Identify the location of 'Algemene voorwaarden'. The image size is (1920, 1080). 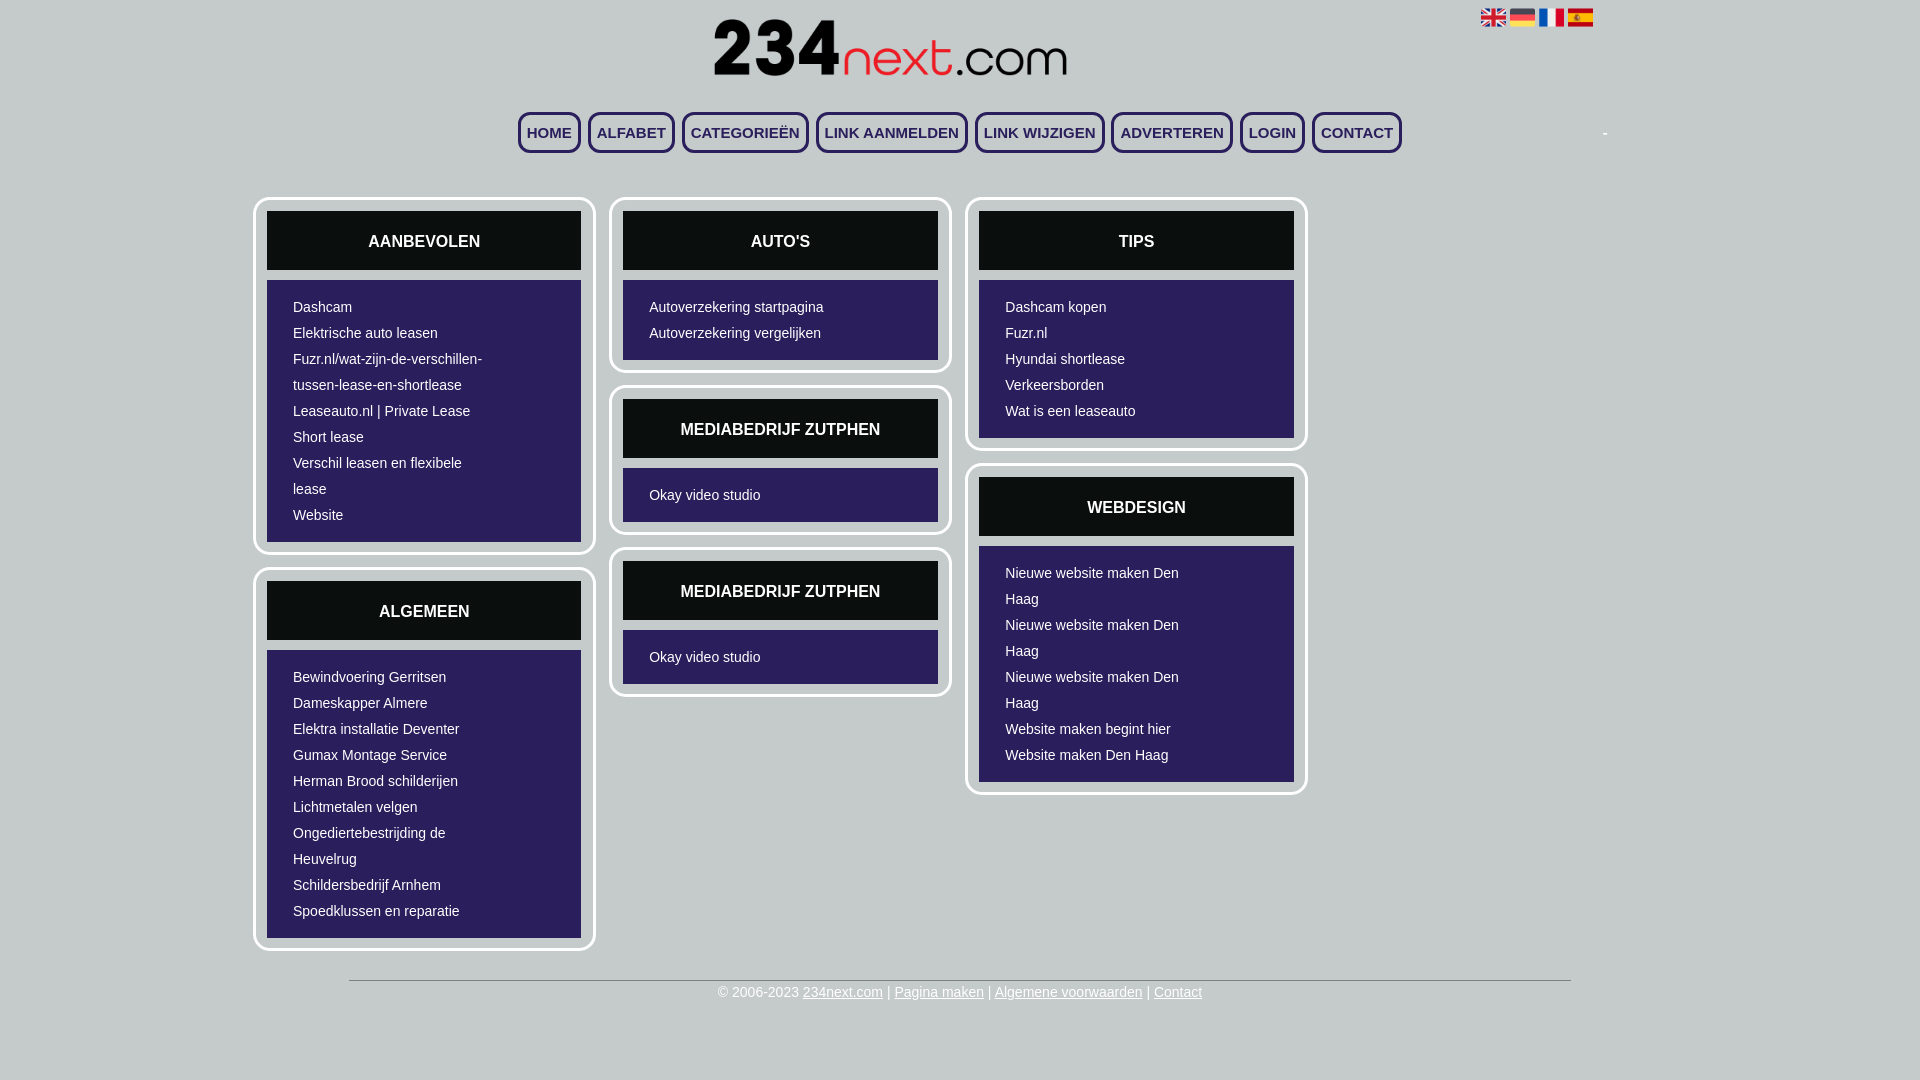
(1068, 991).